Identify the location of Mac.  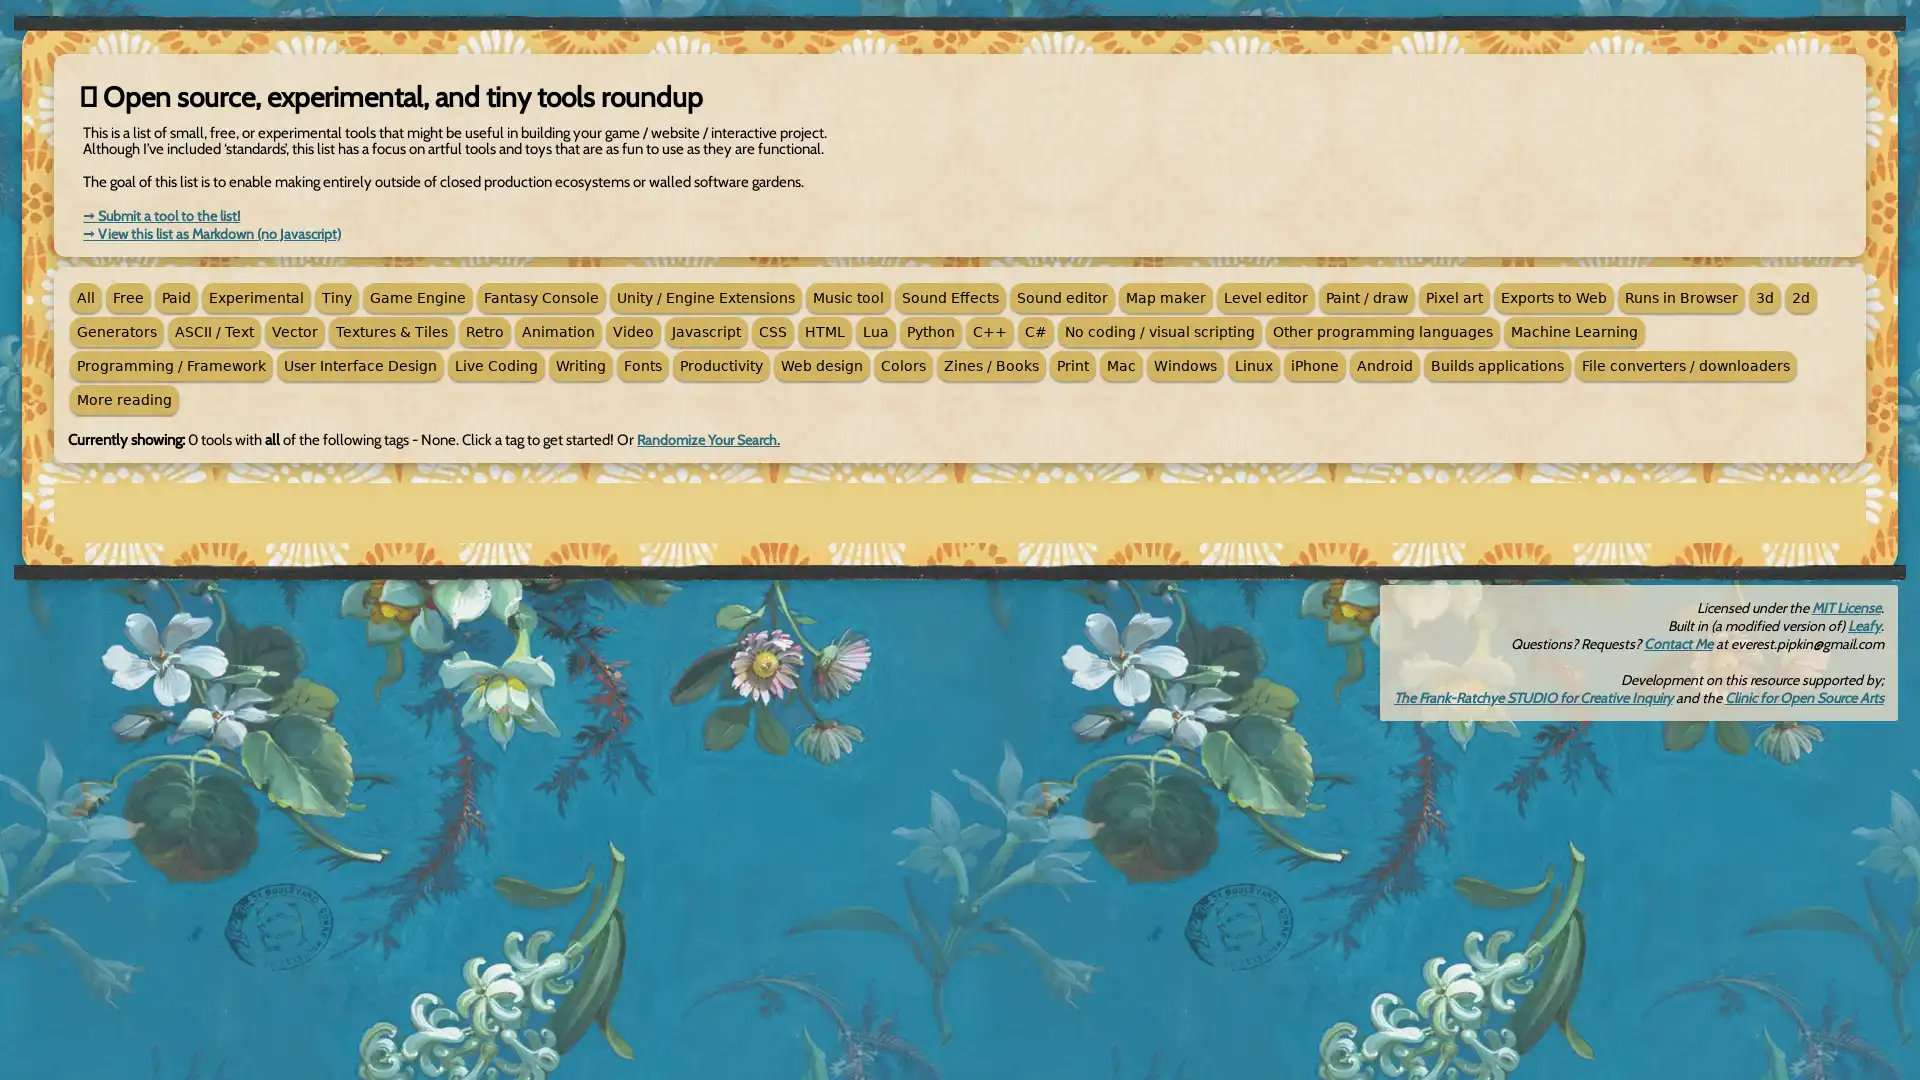
(1121, 366).